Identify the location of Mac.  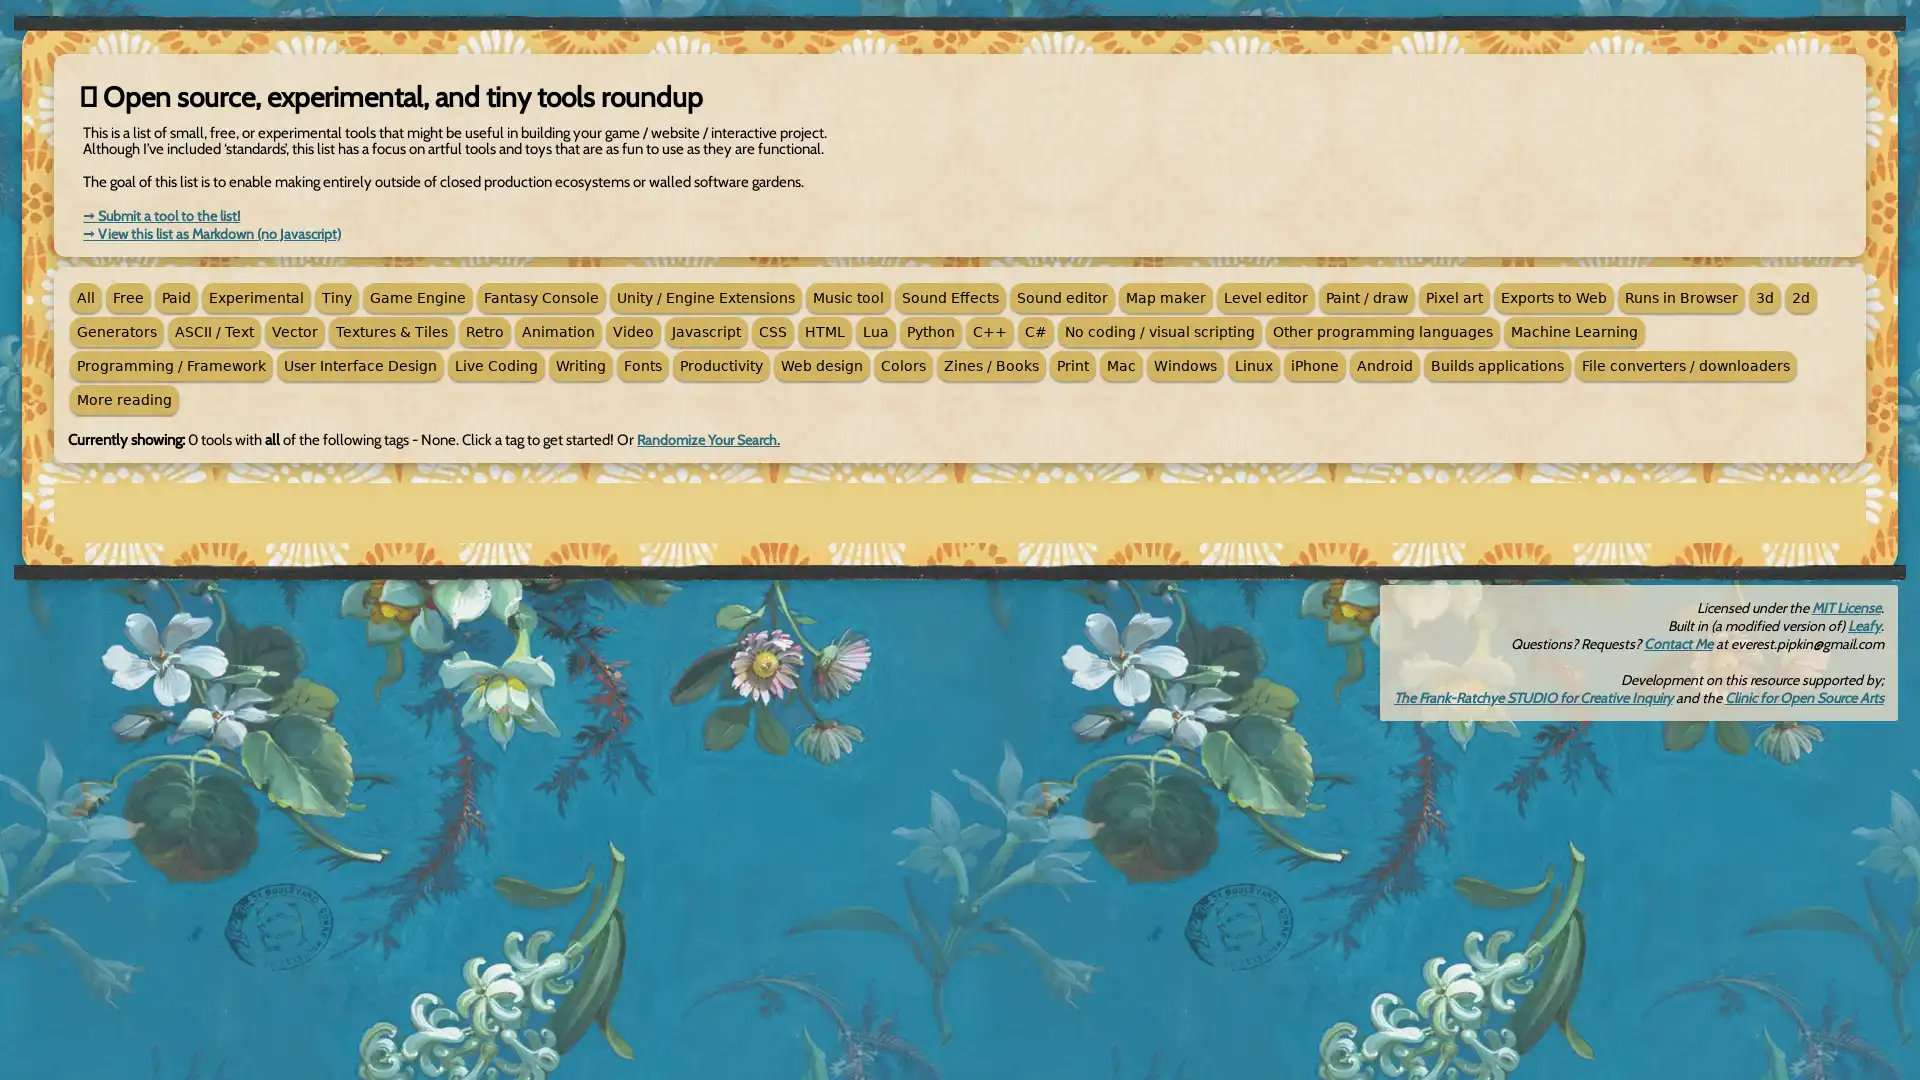
(1121, 366).